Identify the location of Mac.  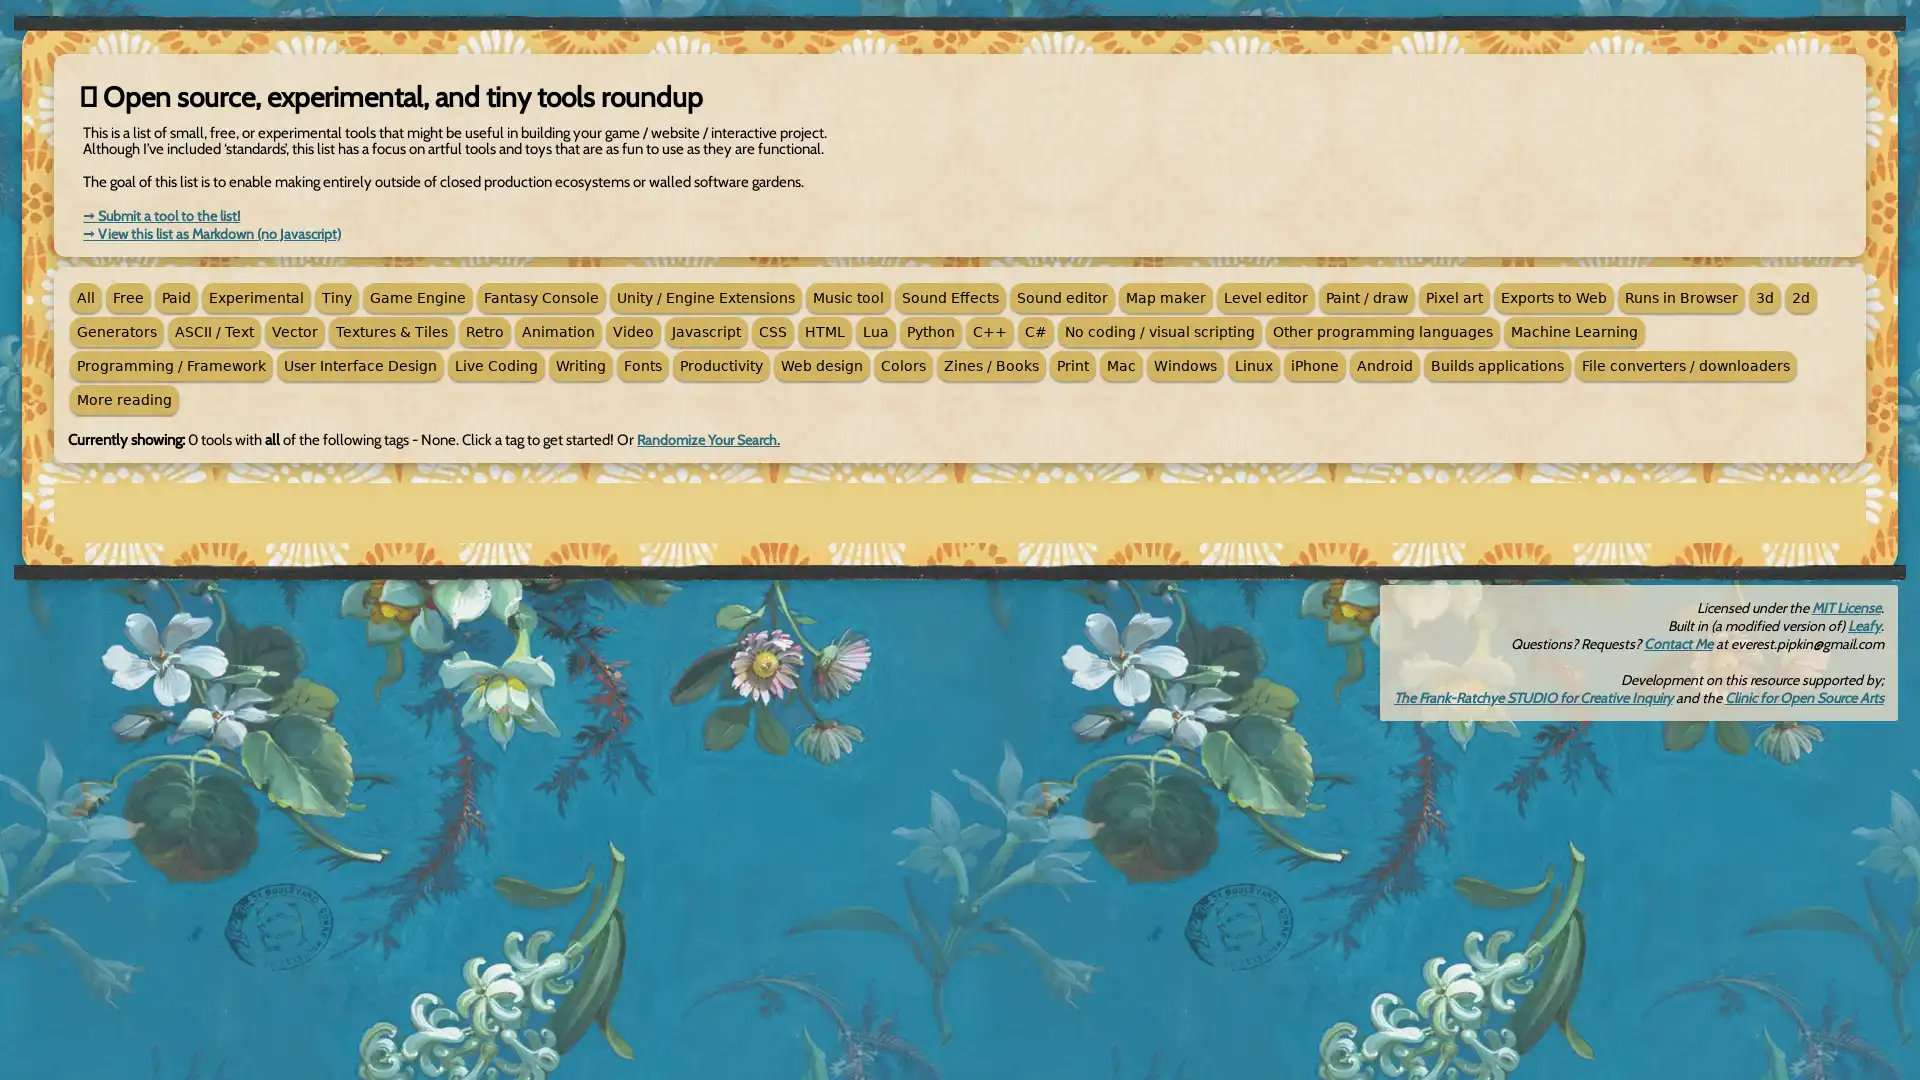
(1121, 366).